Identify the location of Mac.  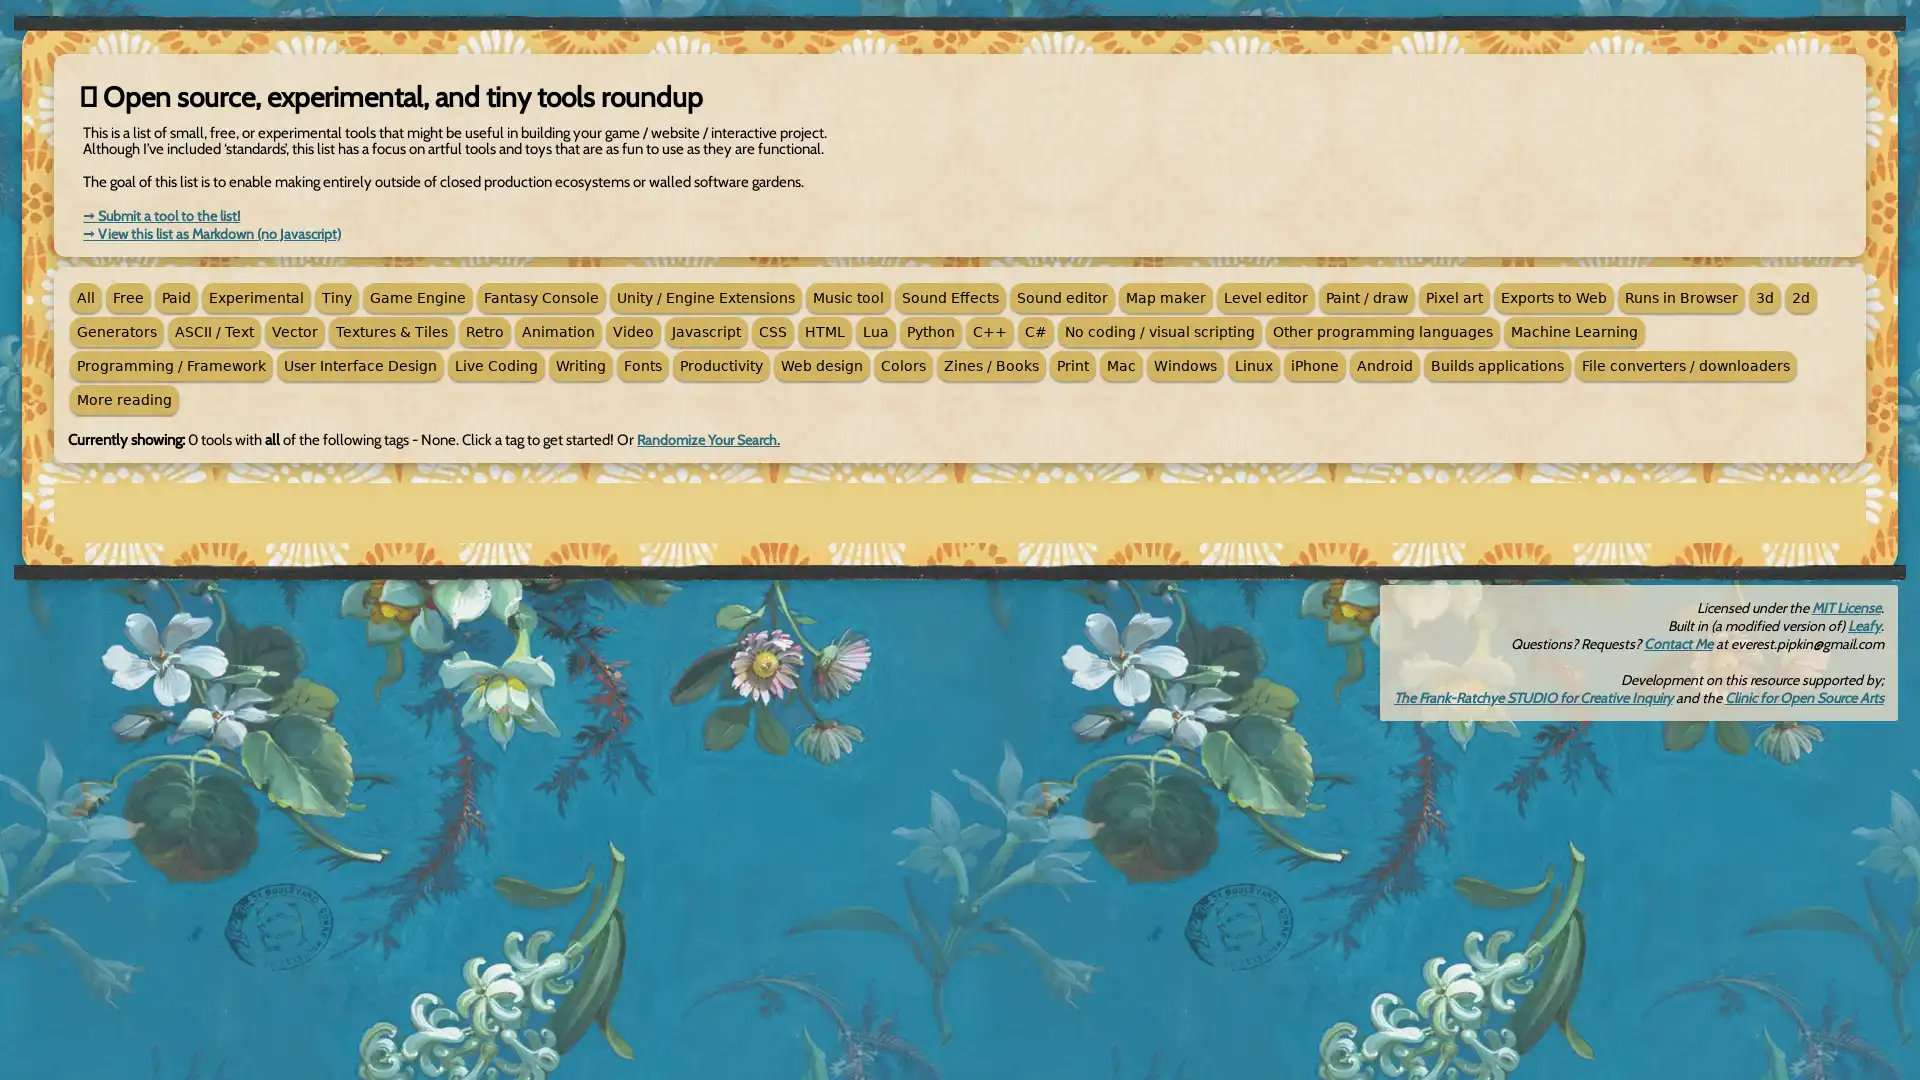
(1121, 366).